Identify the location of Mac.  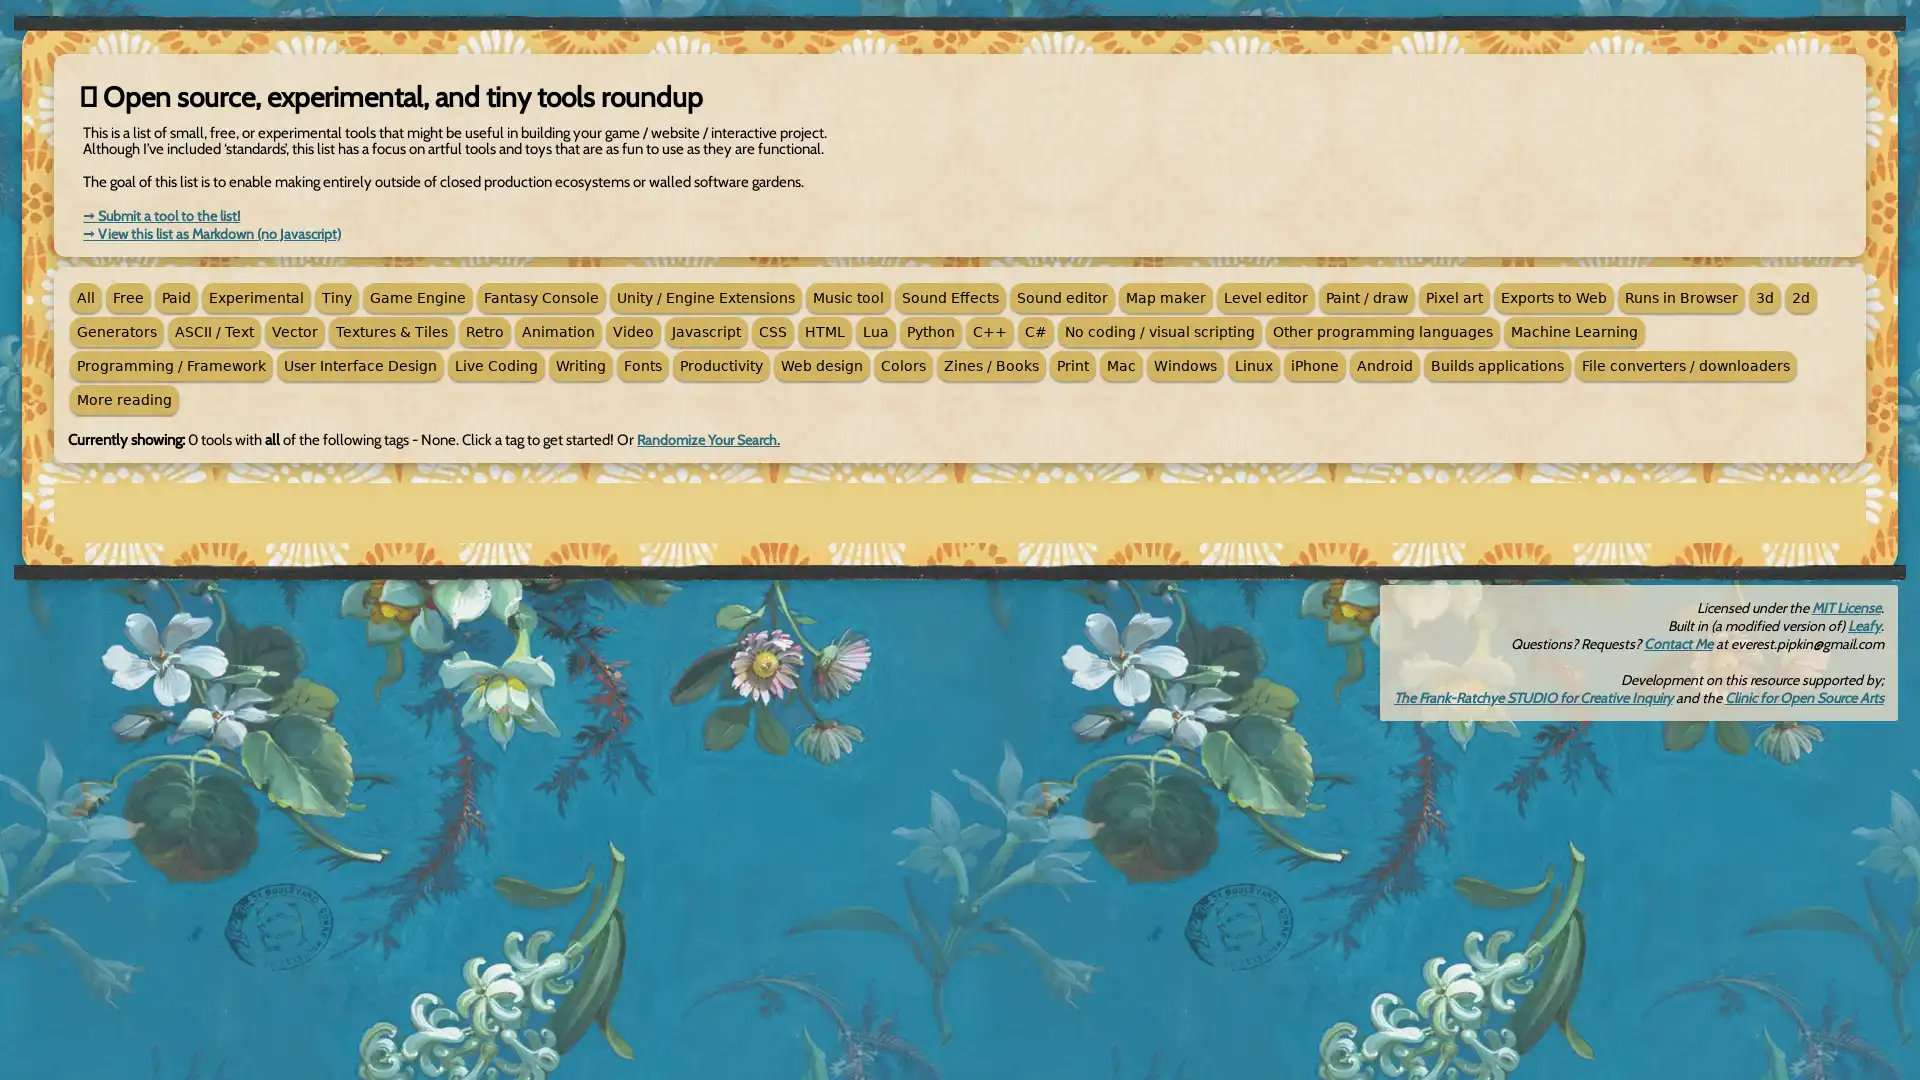
(1121, 366).